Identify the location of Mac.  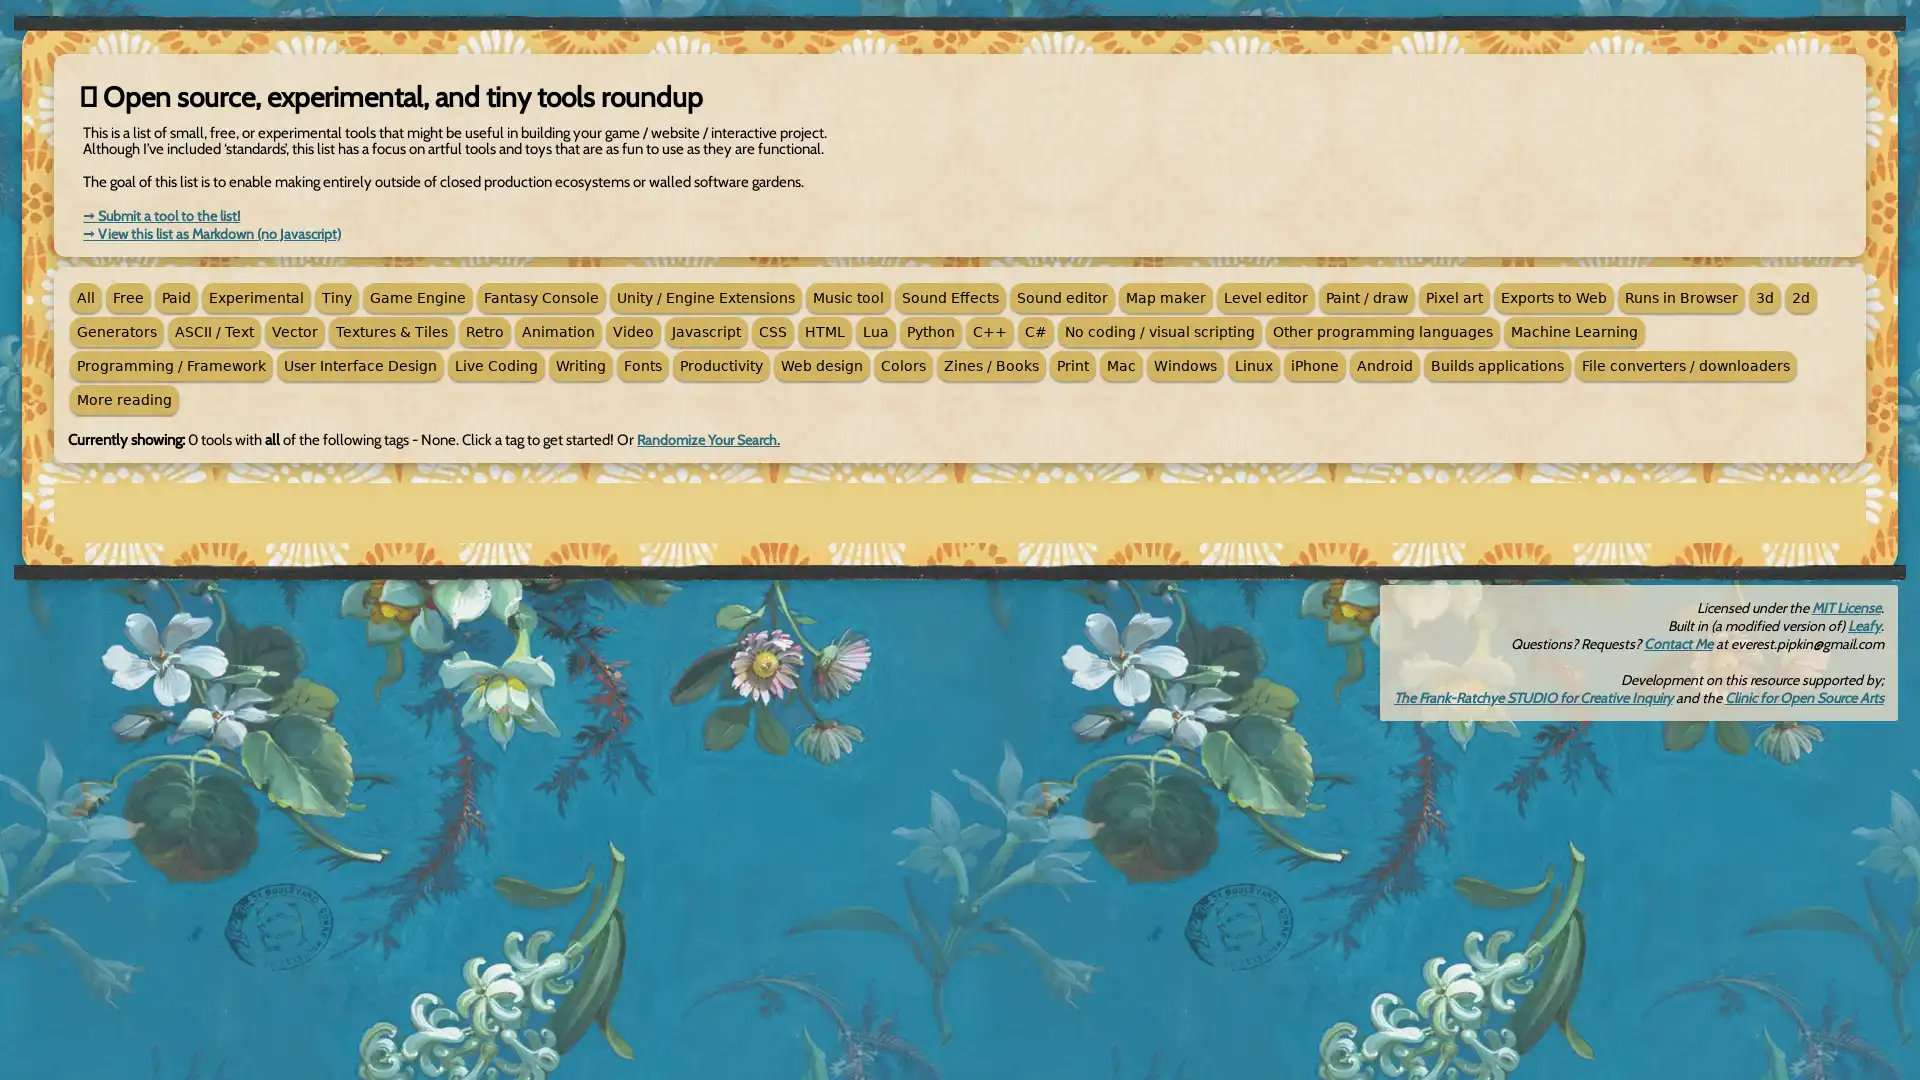
(1121, 366).